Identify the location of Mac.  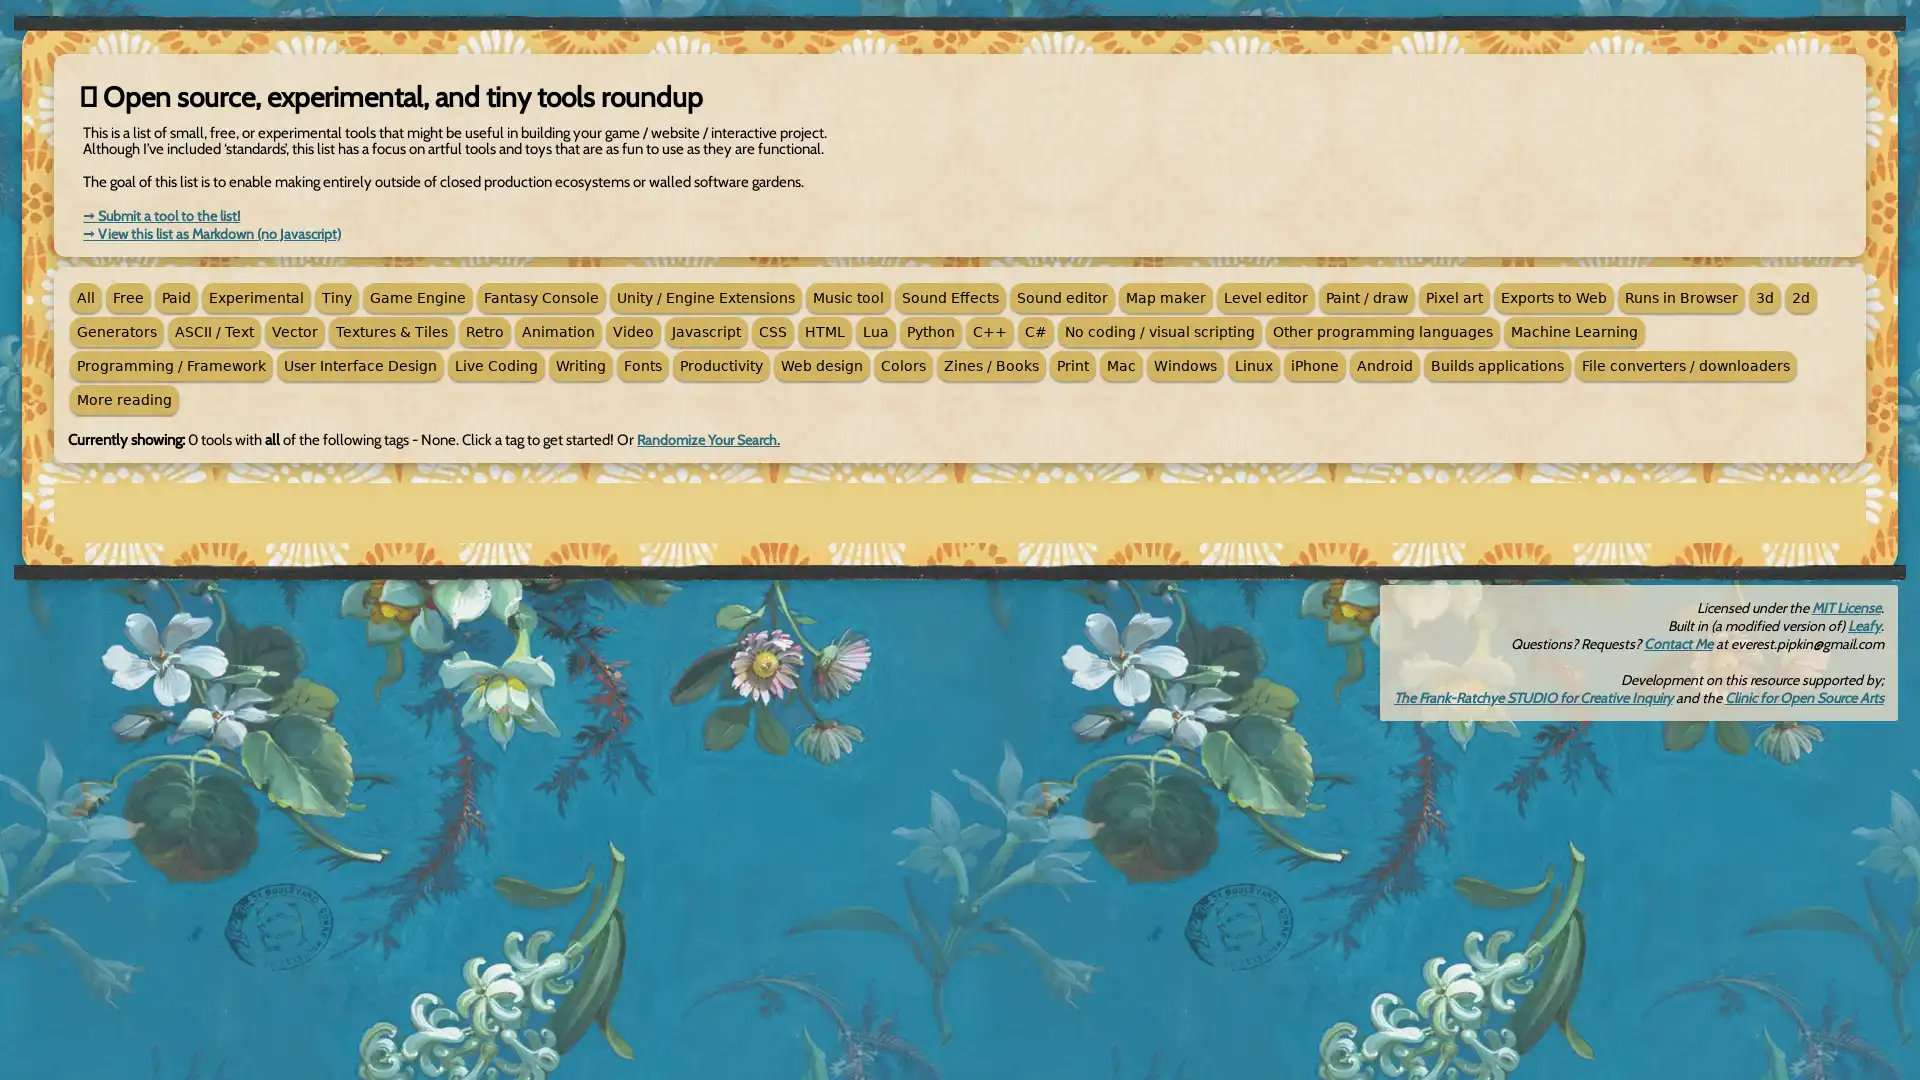
(1121, 366).